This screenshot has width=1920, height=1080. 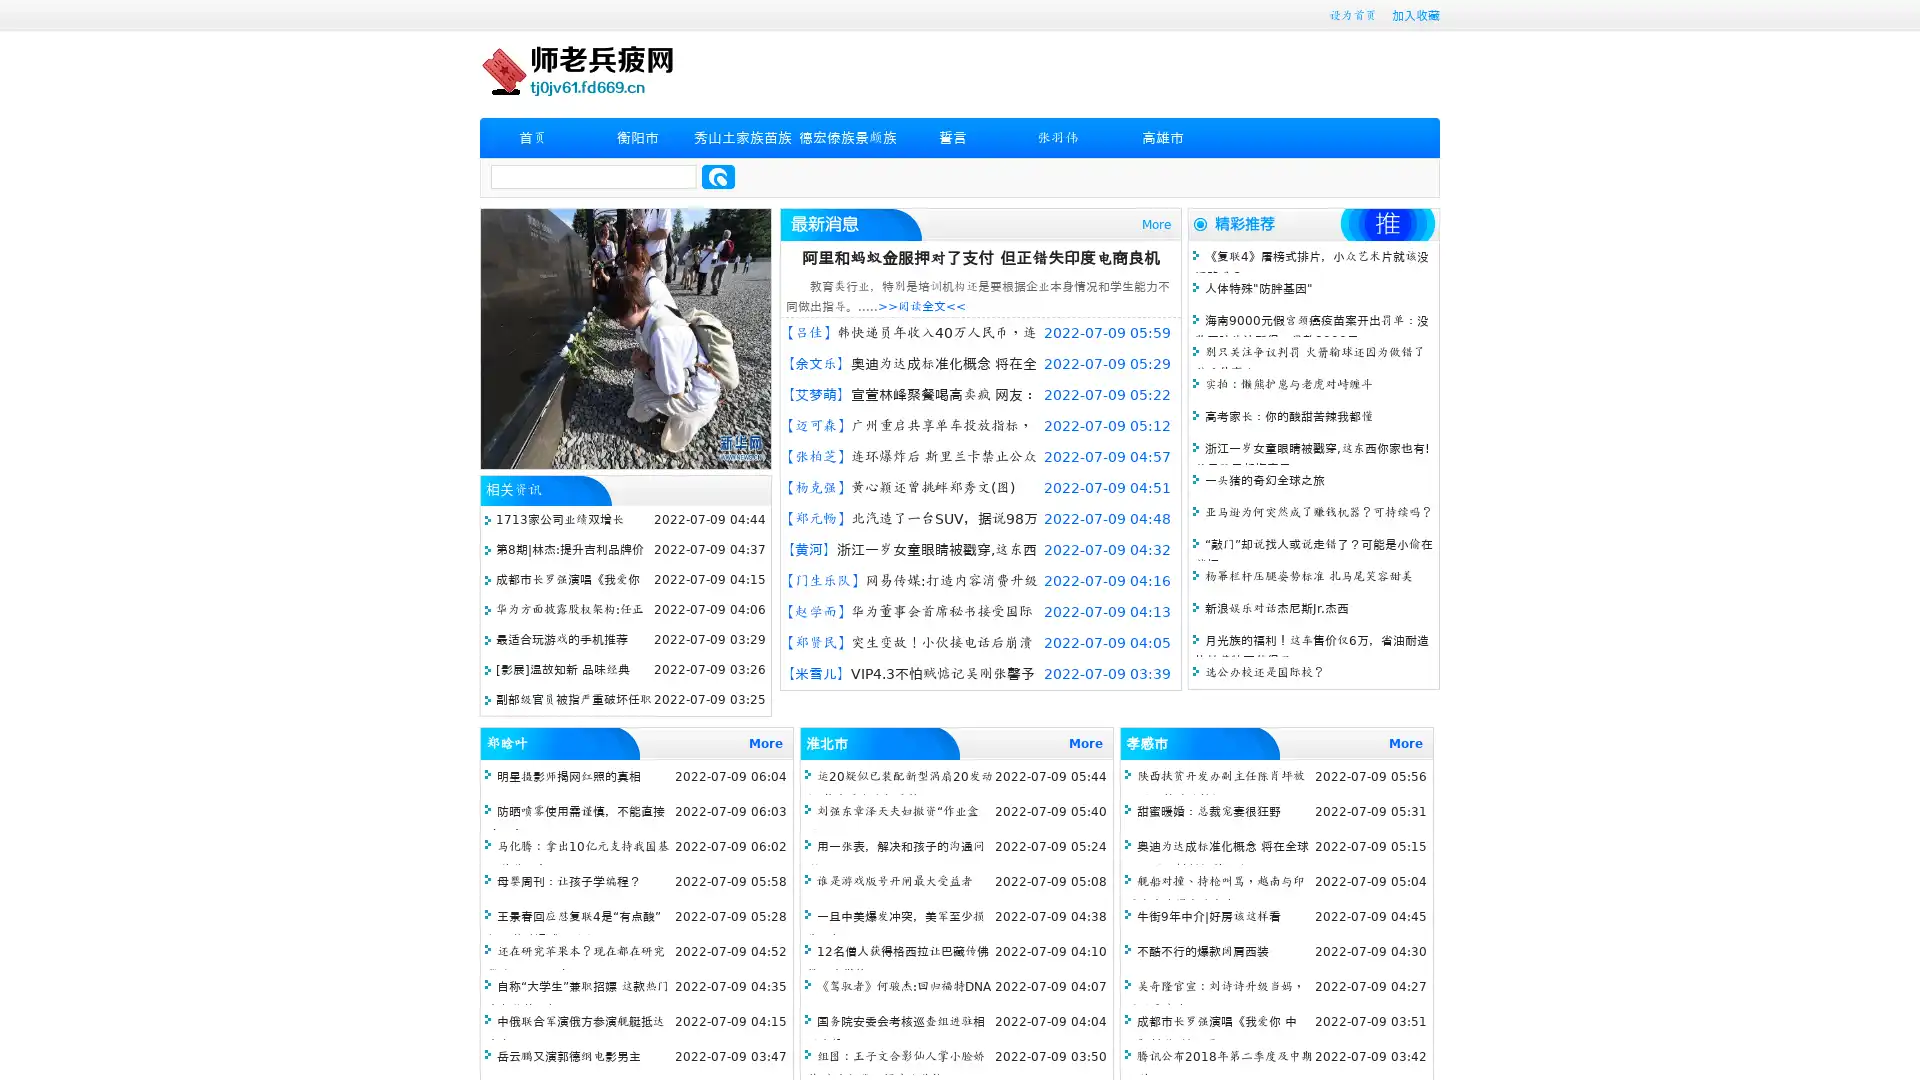 What do you see at coordinates (718, 176) in the screenshot?
I see `Search` at bounding box center [718, 176].